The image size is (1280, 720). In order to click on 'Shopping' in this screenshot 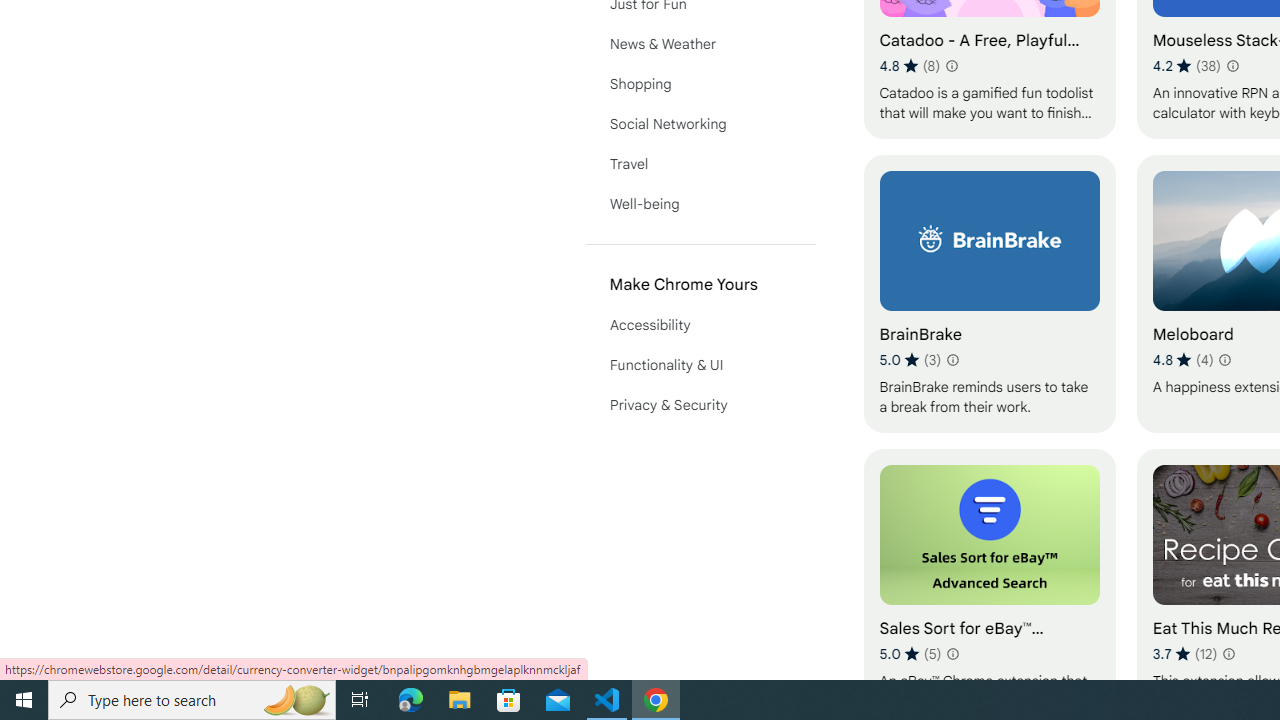, I will do `click(700, 82)`.